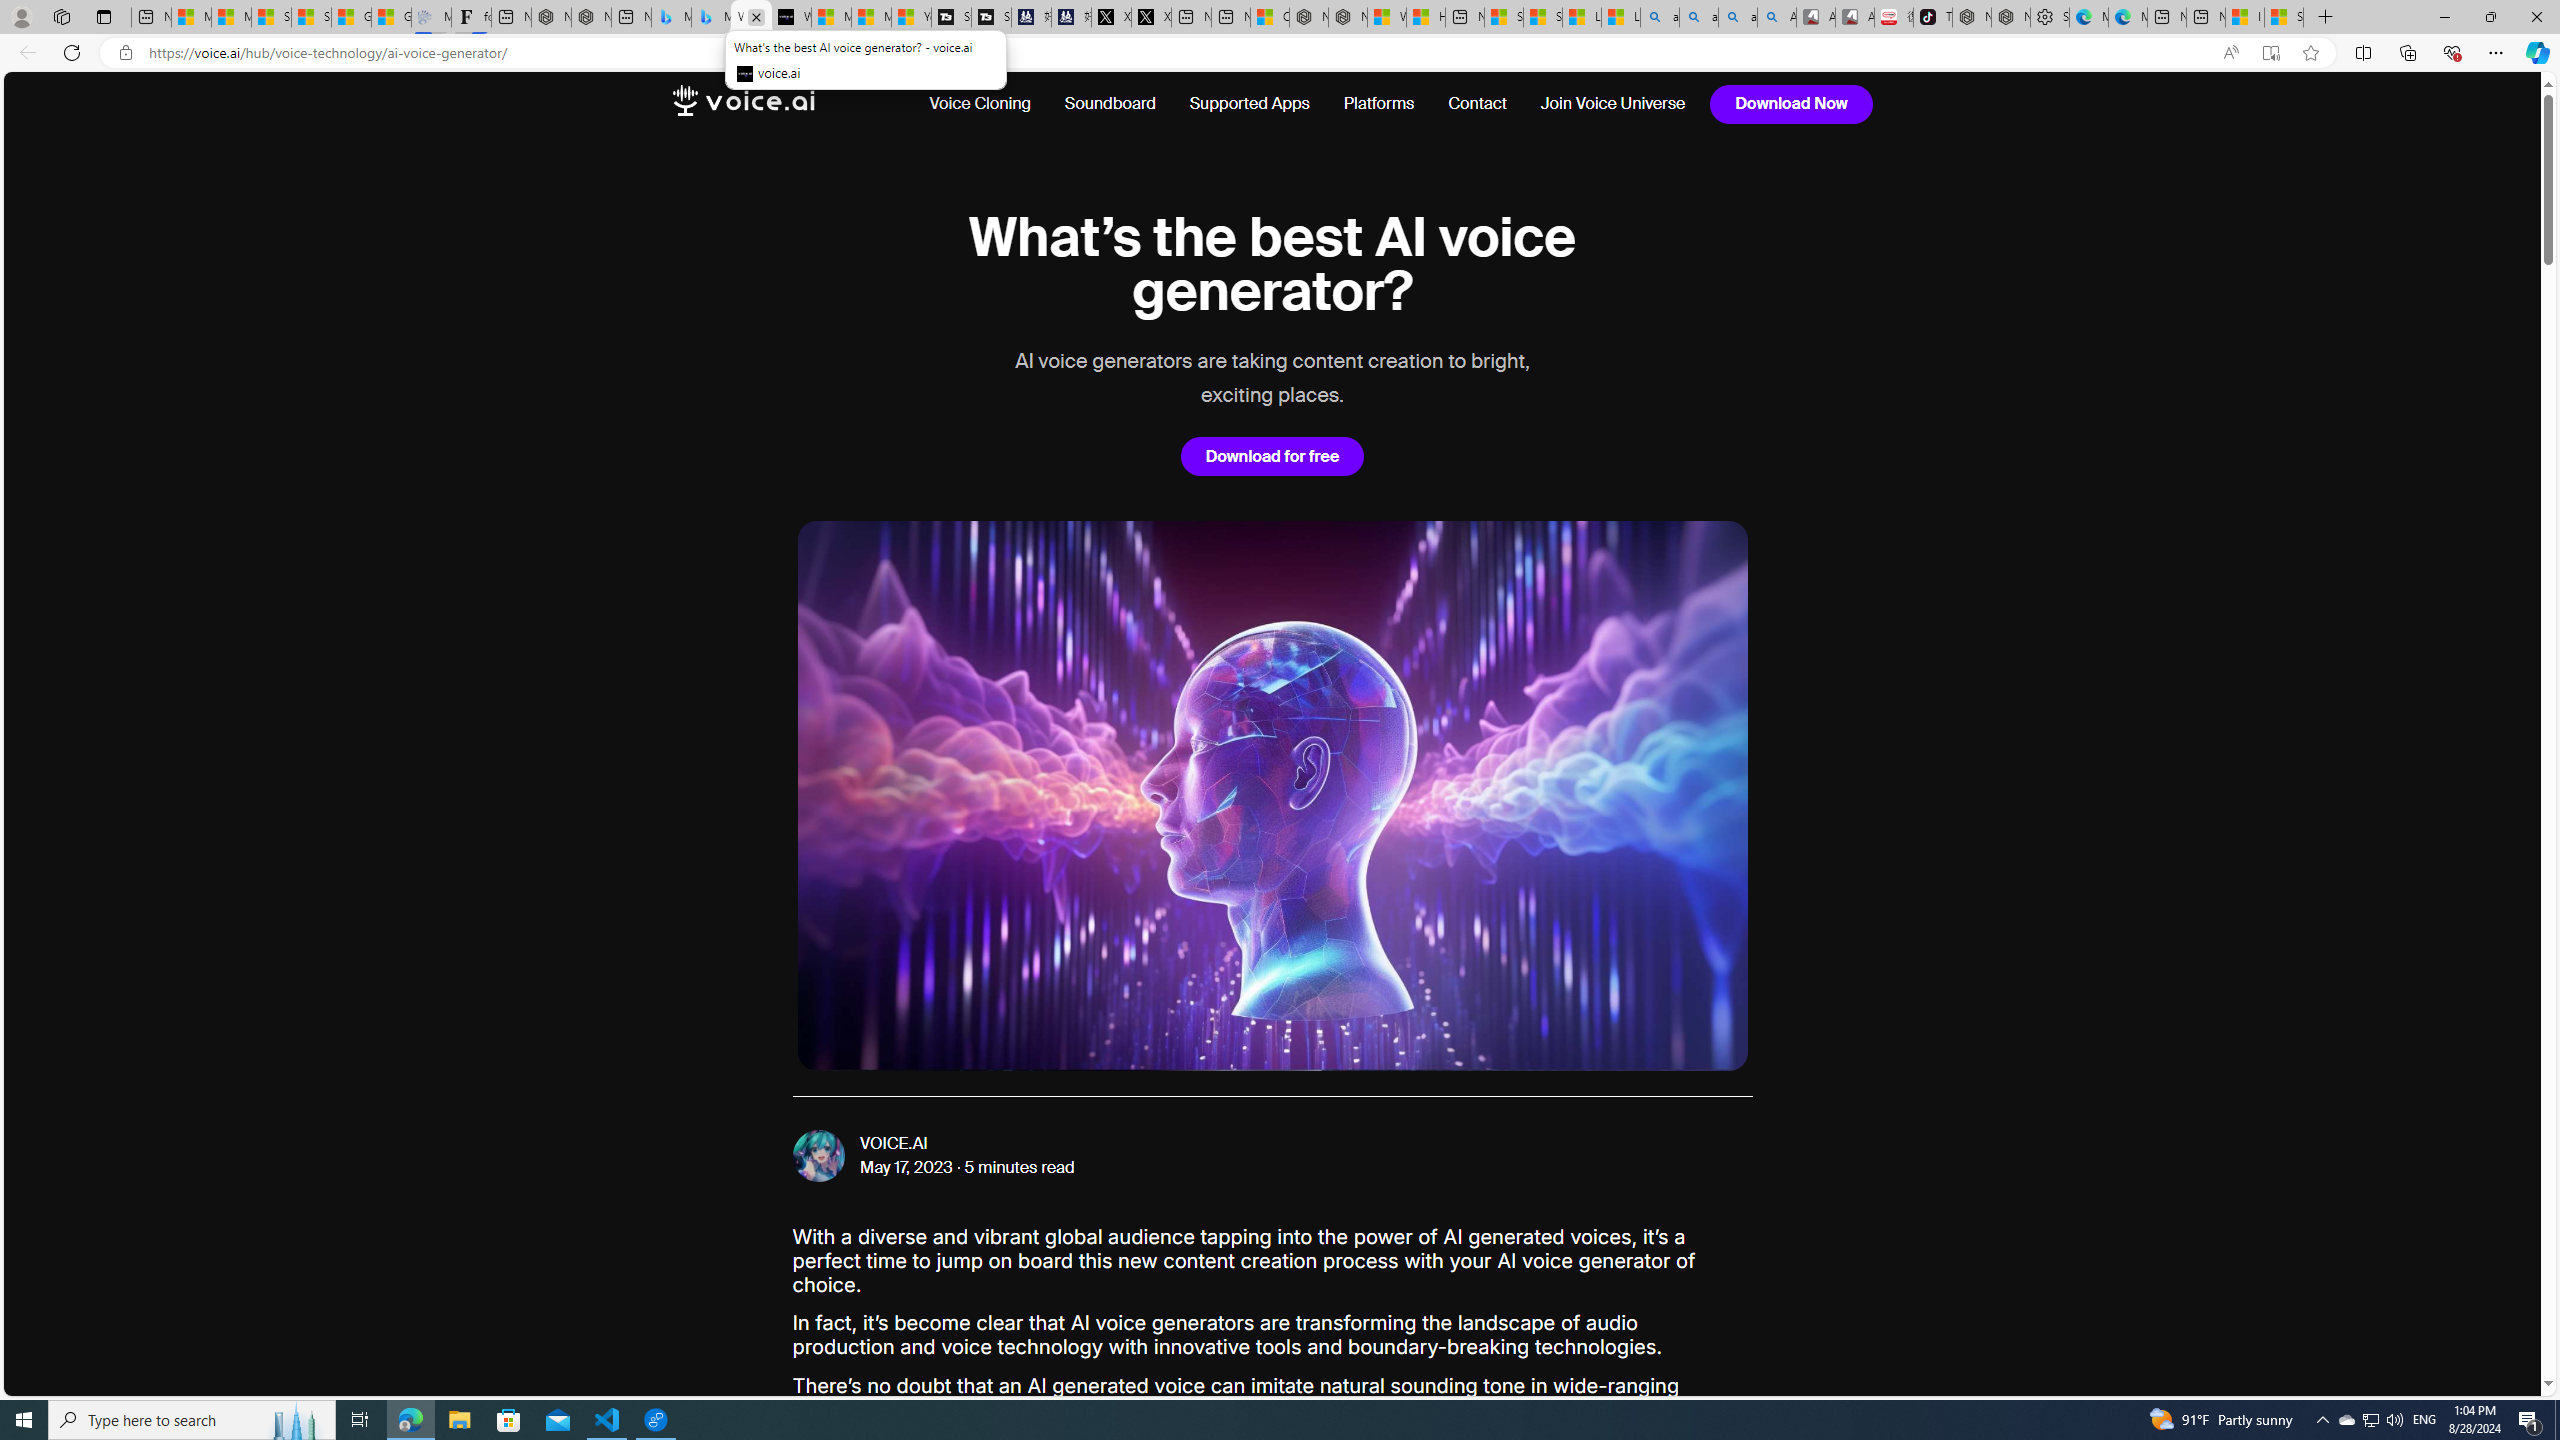  I want to click on 'TikTok', so click(1932, 16).